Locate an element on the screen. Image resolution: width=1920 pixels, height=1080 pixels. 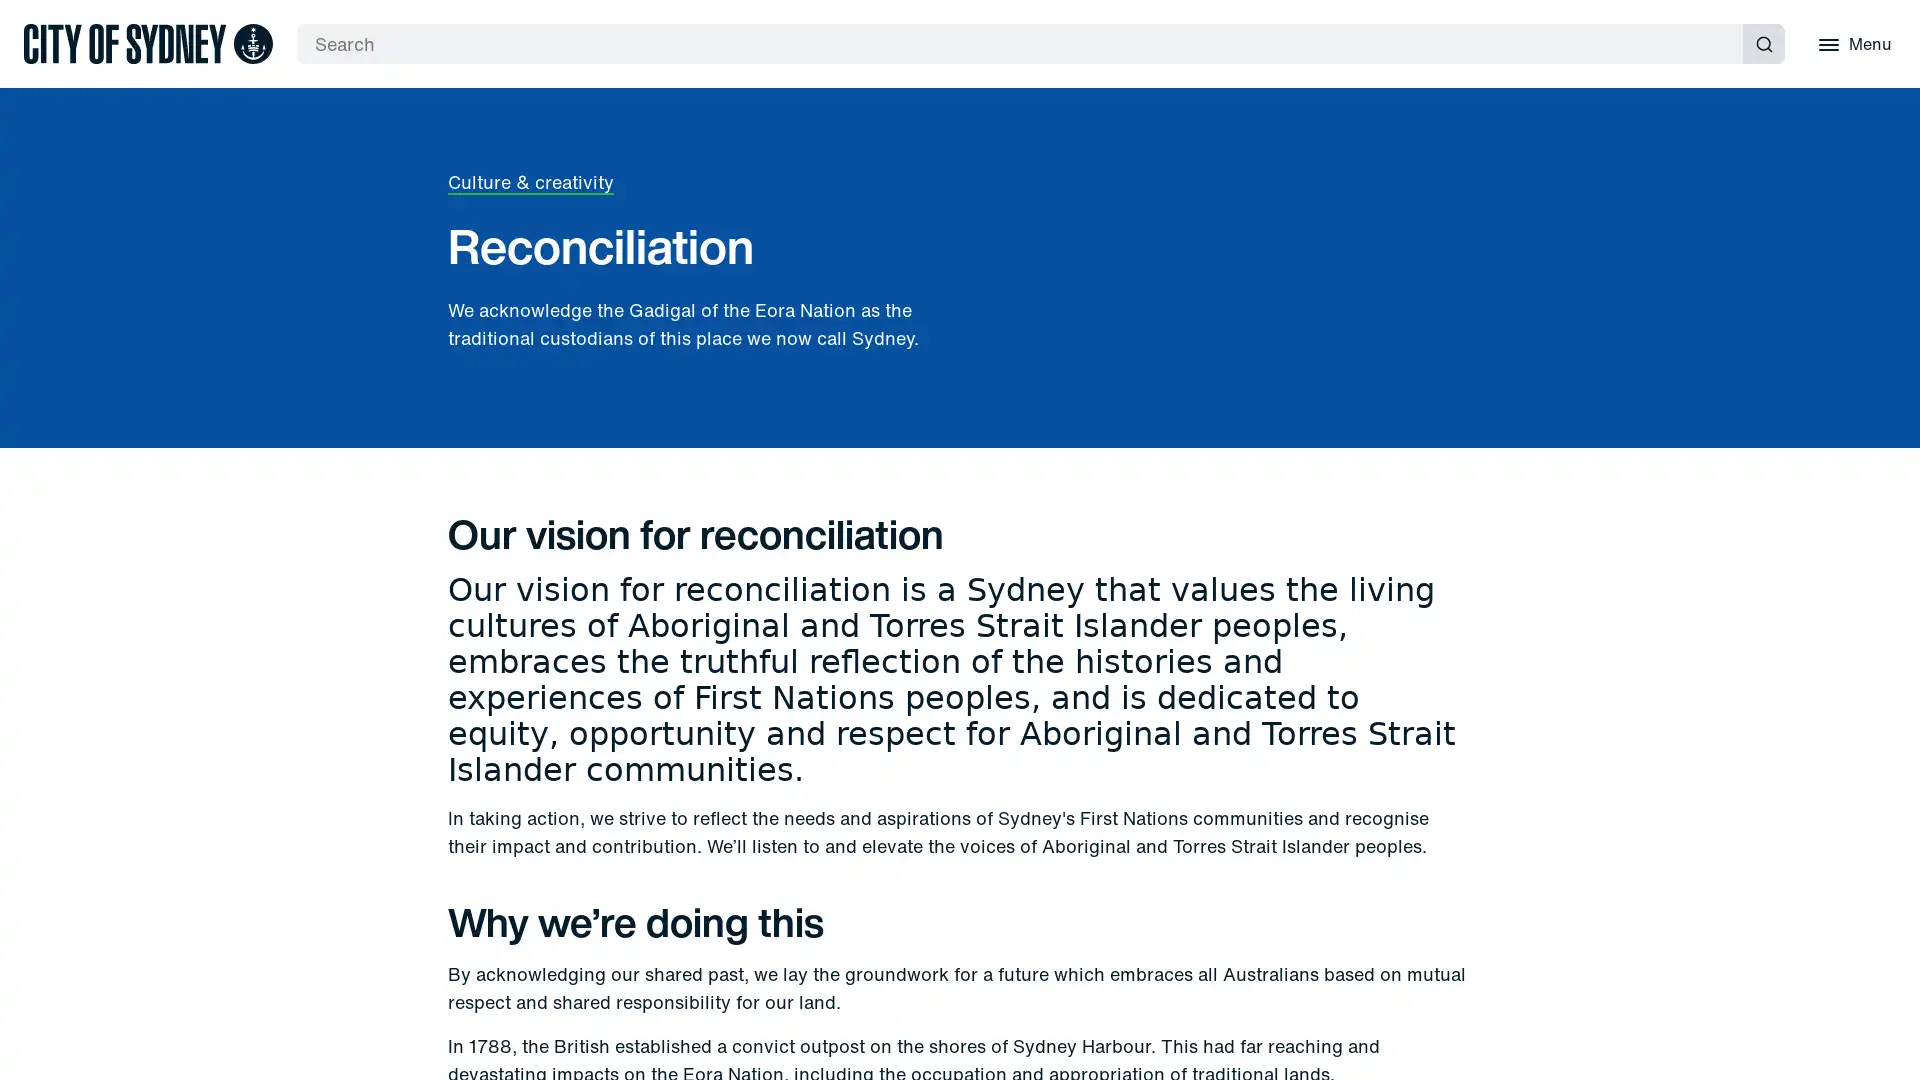
Menu is located at coordinates (1851, 43).